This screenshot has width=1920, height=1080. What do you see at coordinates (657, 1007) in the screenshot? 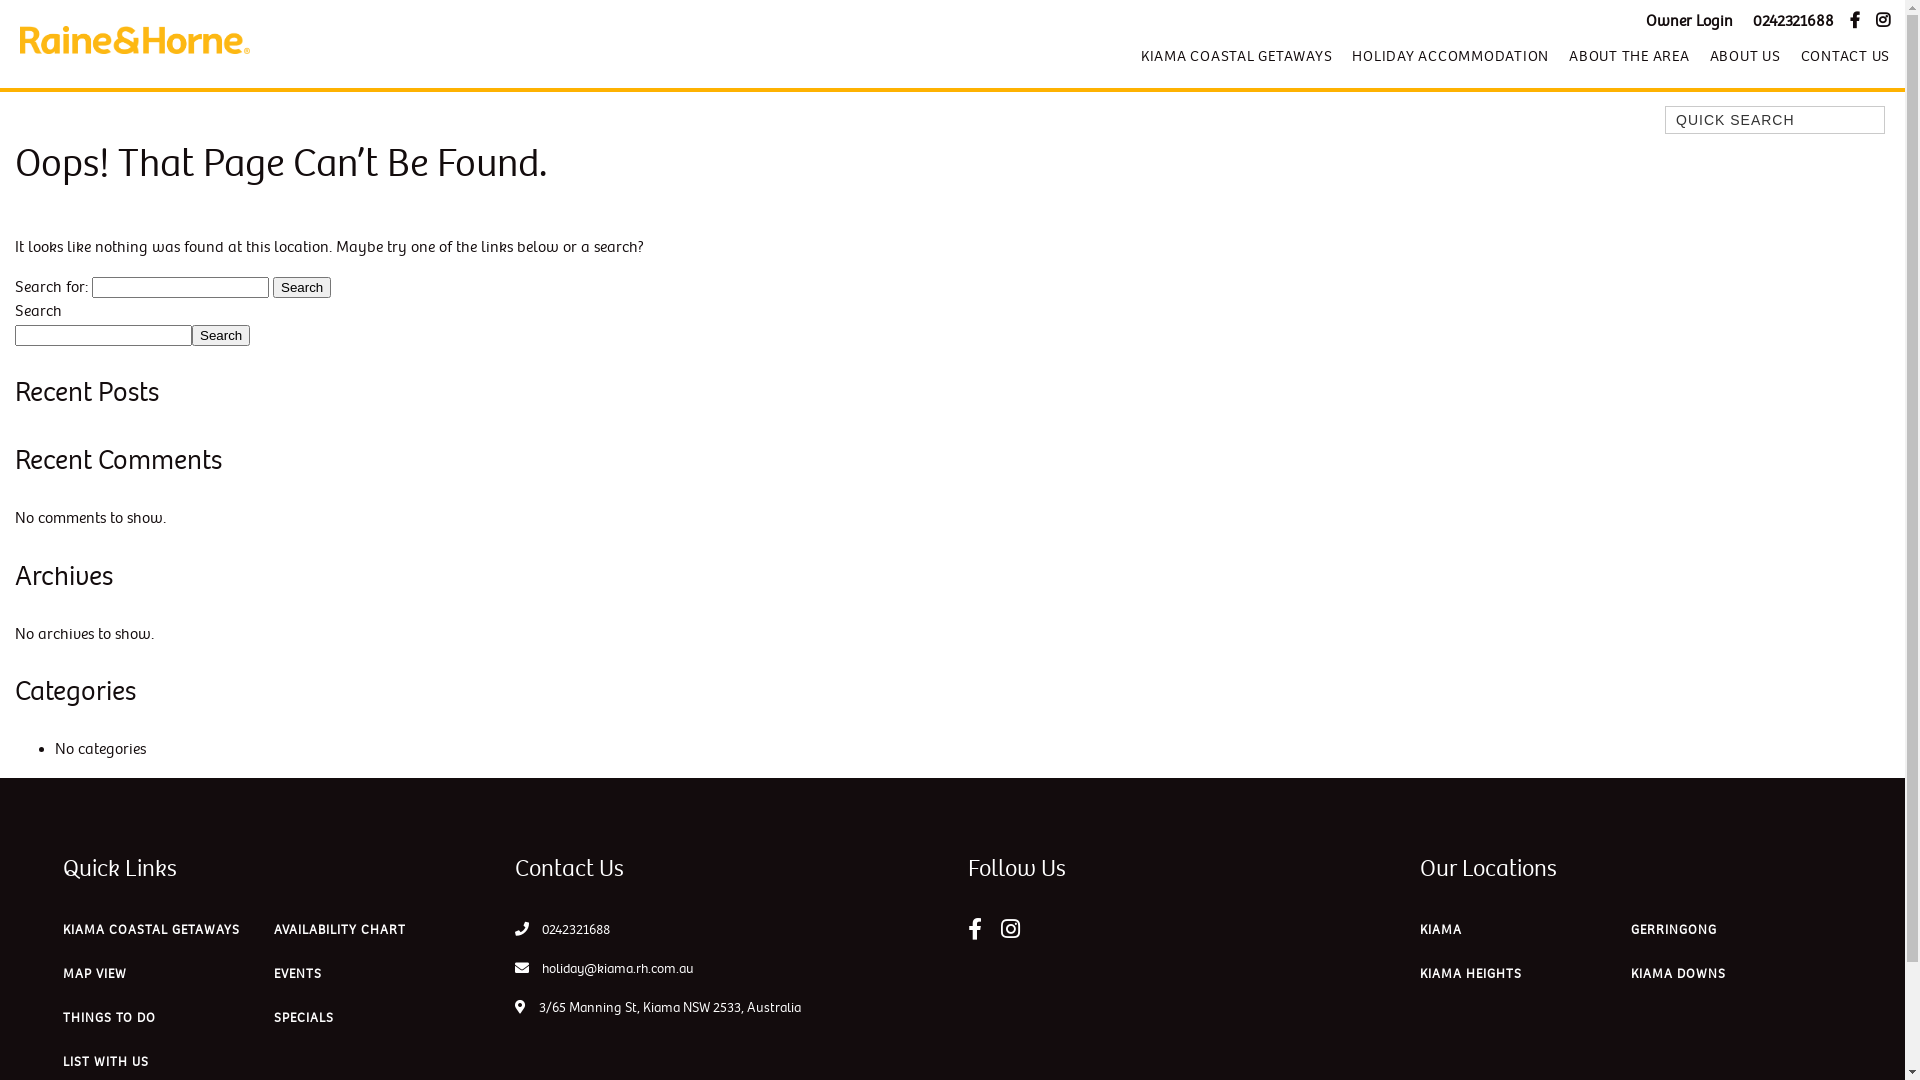
I see `'3/65 Manning St, Kiama NSW 2533, Australia'` at bounding box center [657, 1007].